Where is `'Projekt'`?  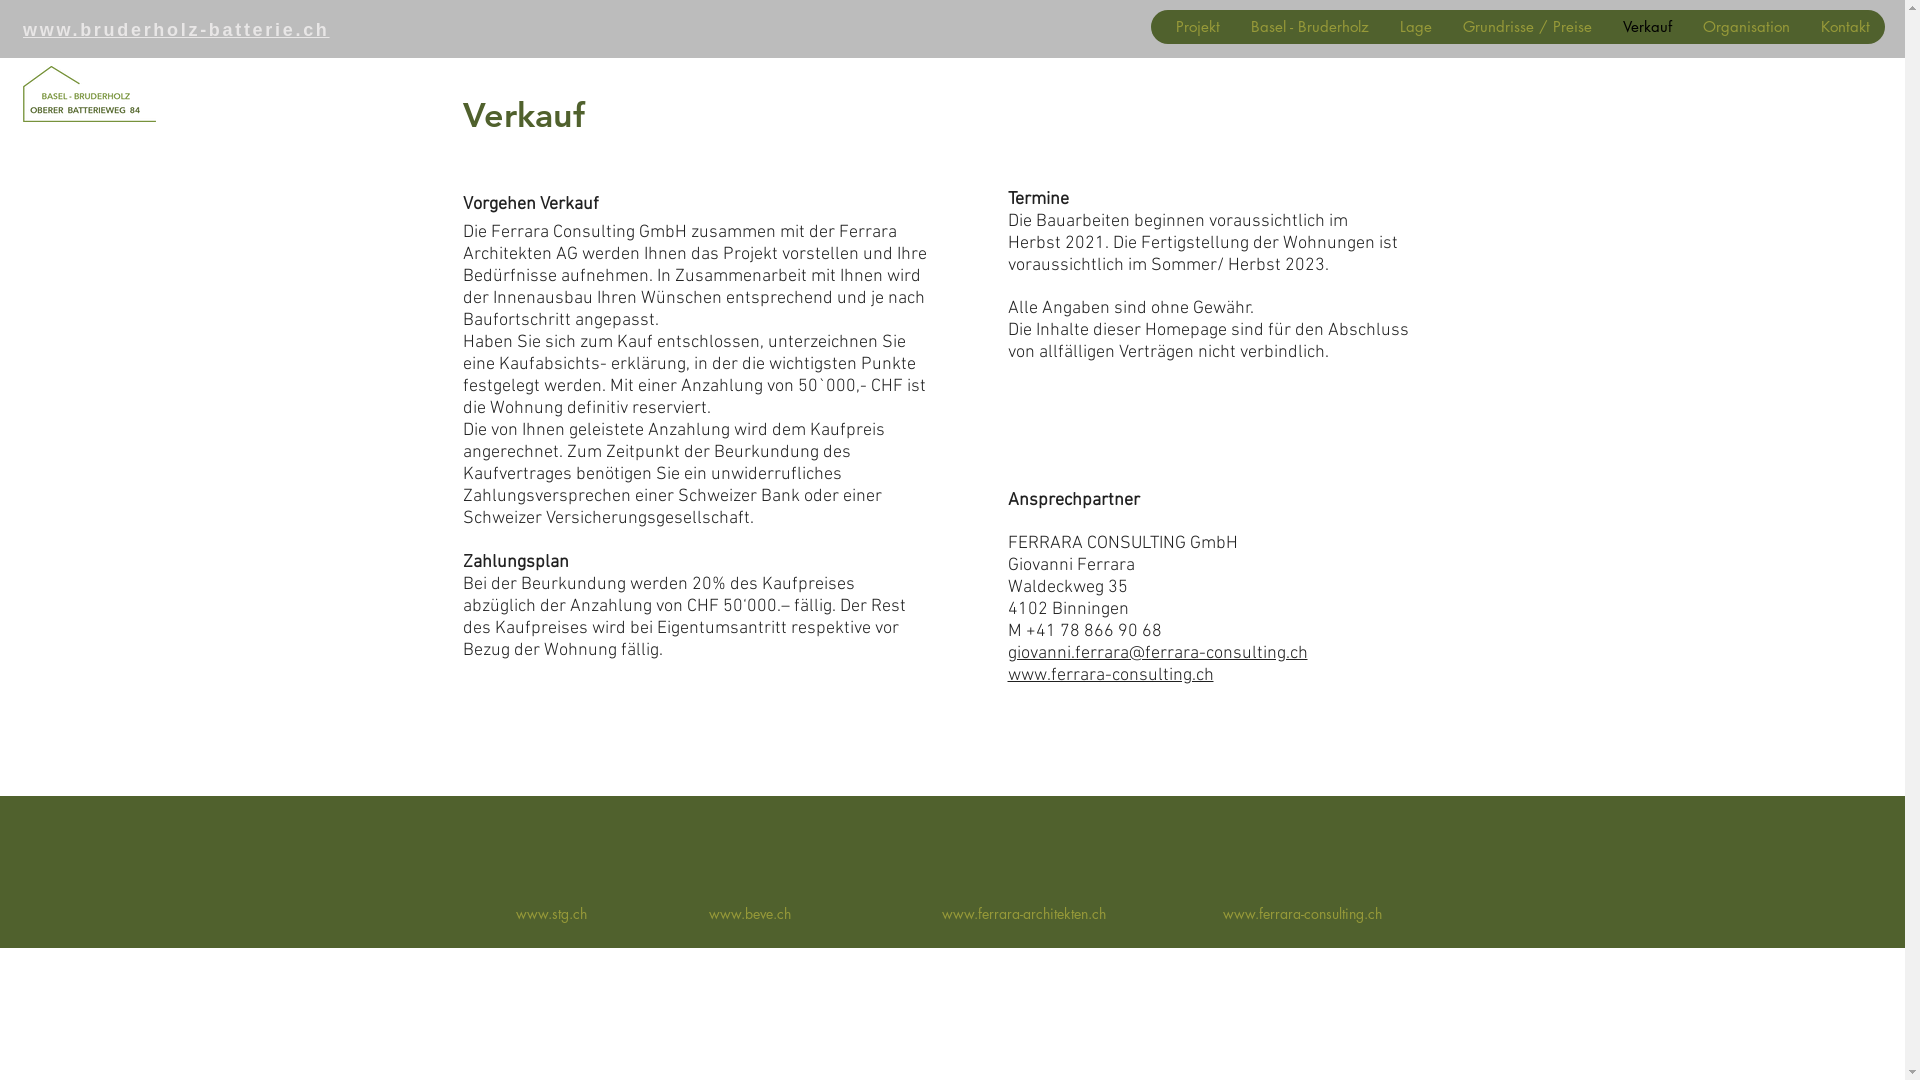 'Projekt' is located at coordinates (1197, 27).